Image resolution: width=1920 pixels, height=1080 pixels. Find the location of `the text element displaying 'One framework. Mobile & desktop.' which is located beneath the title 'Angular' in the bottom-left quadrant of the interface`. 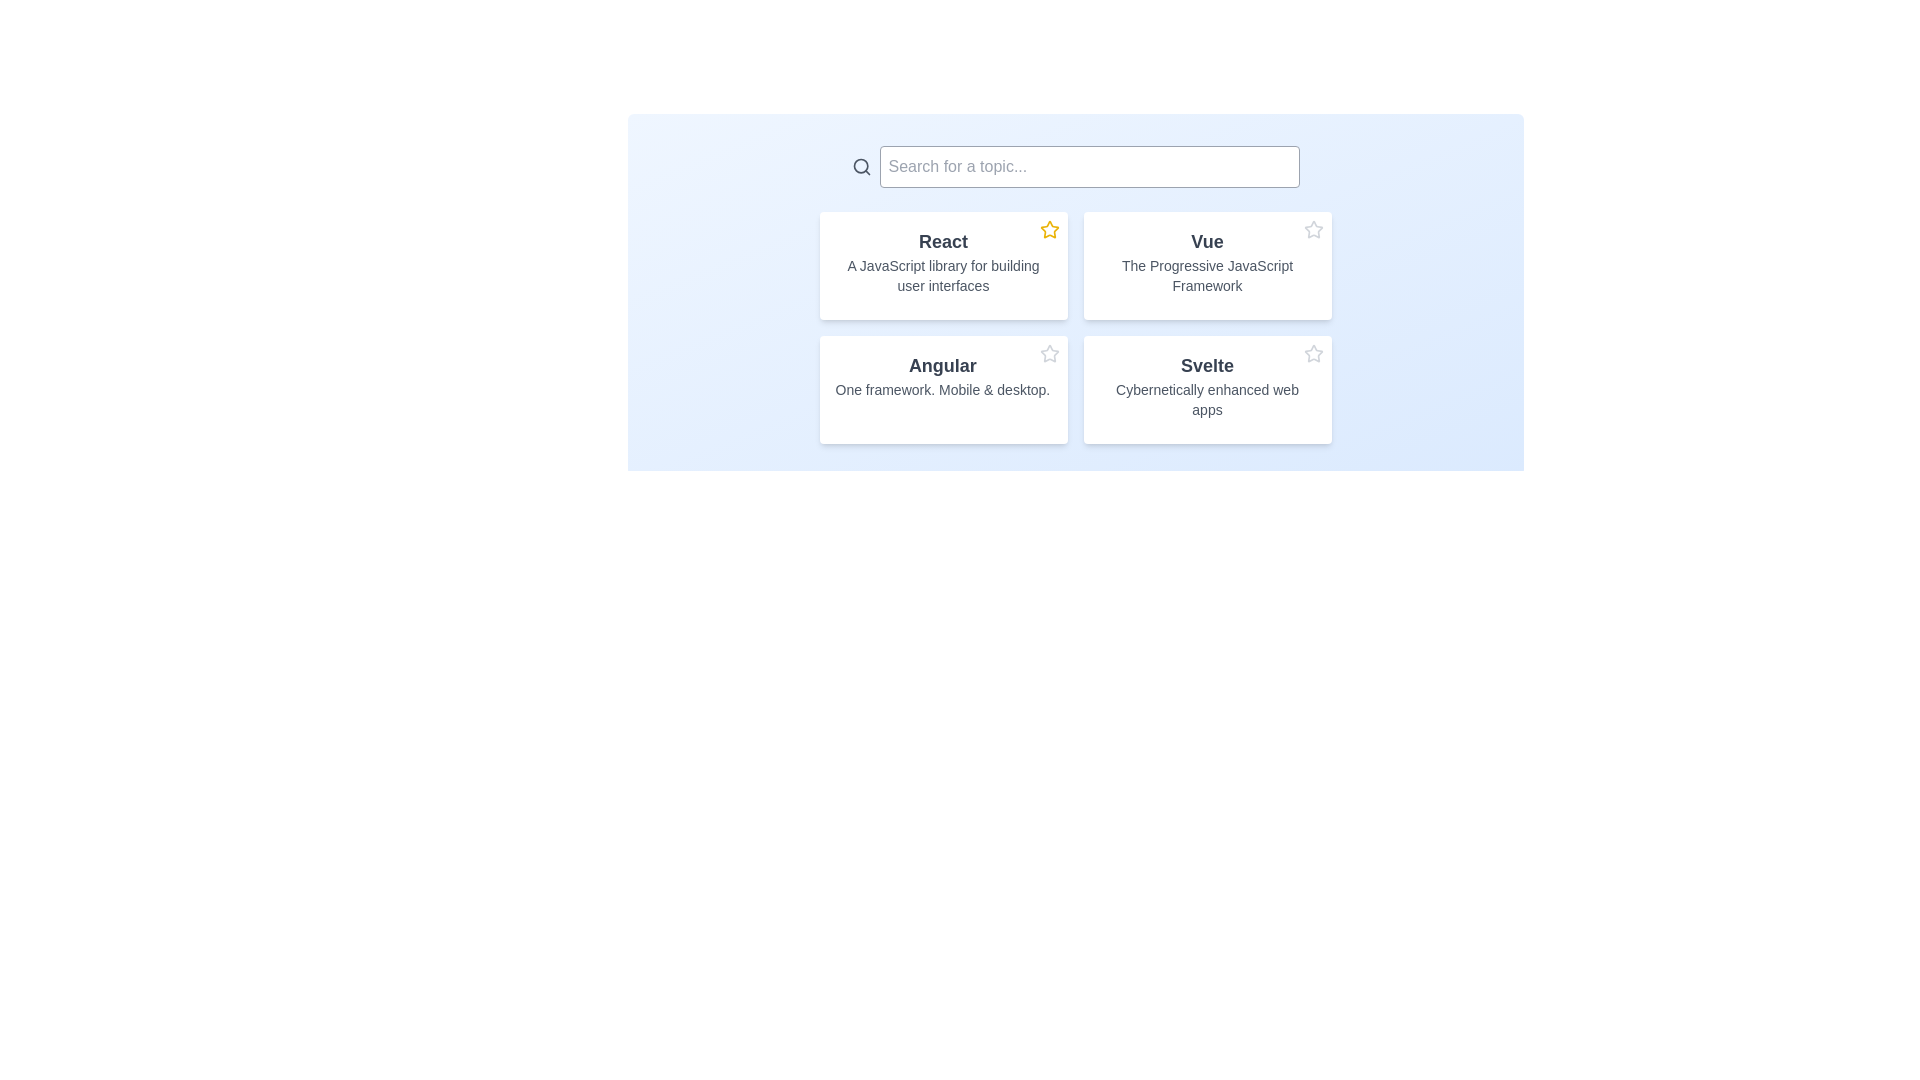

the text element displaying 'One framework. Mobile & desktop.' which is located beneath the title 'Angular' in the bottom-left quadrant of the interface is located at coordinates (941, 389).